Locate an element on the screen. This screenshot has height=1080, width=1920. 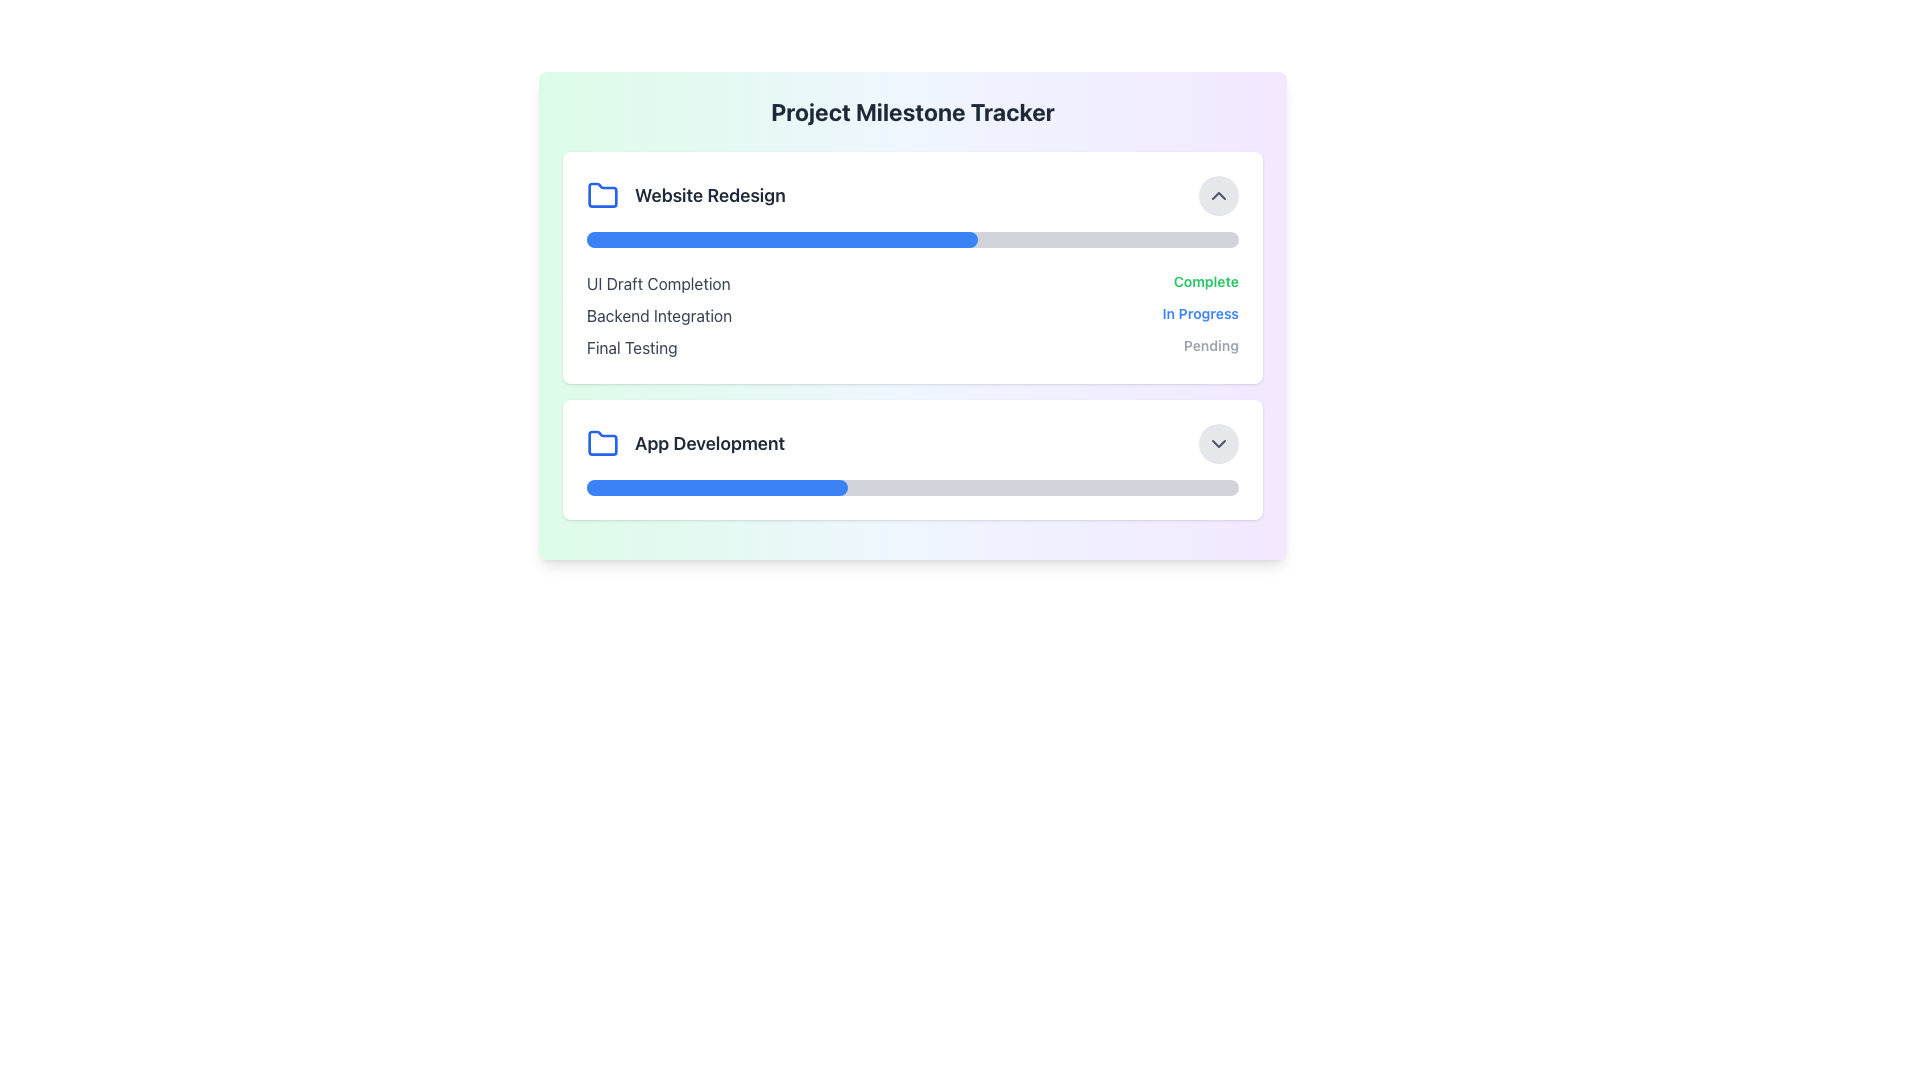
the status indicator Text Label that conveys the task 'UI Draft Completion', located in the 'Website Redesign' section of the milestone tracker interface is located at coordinates (1205, 284).